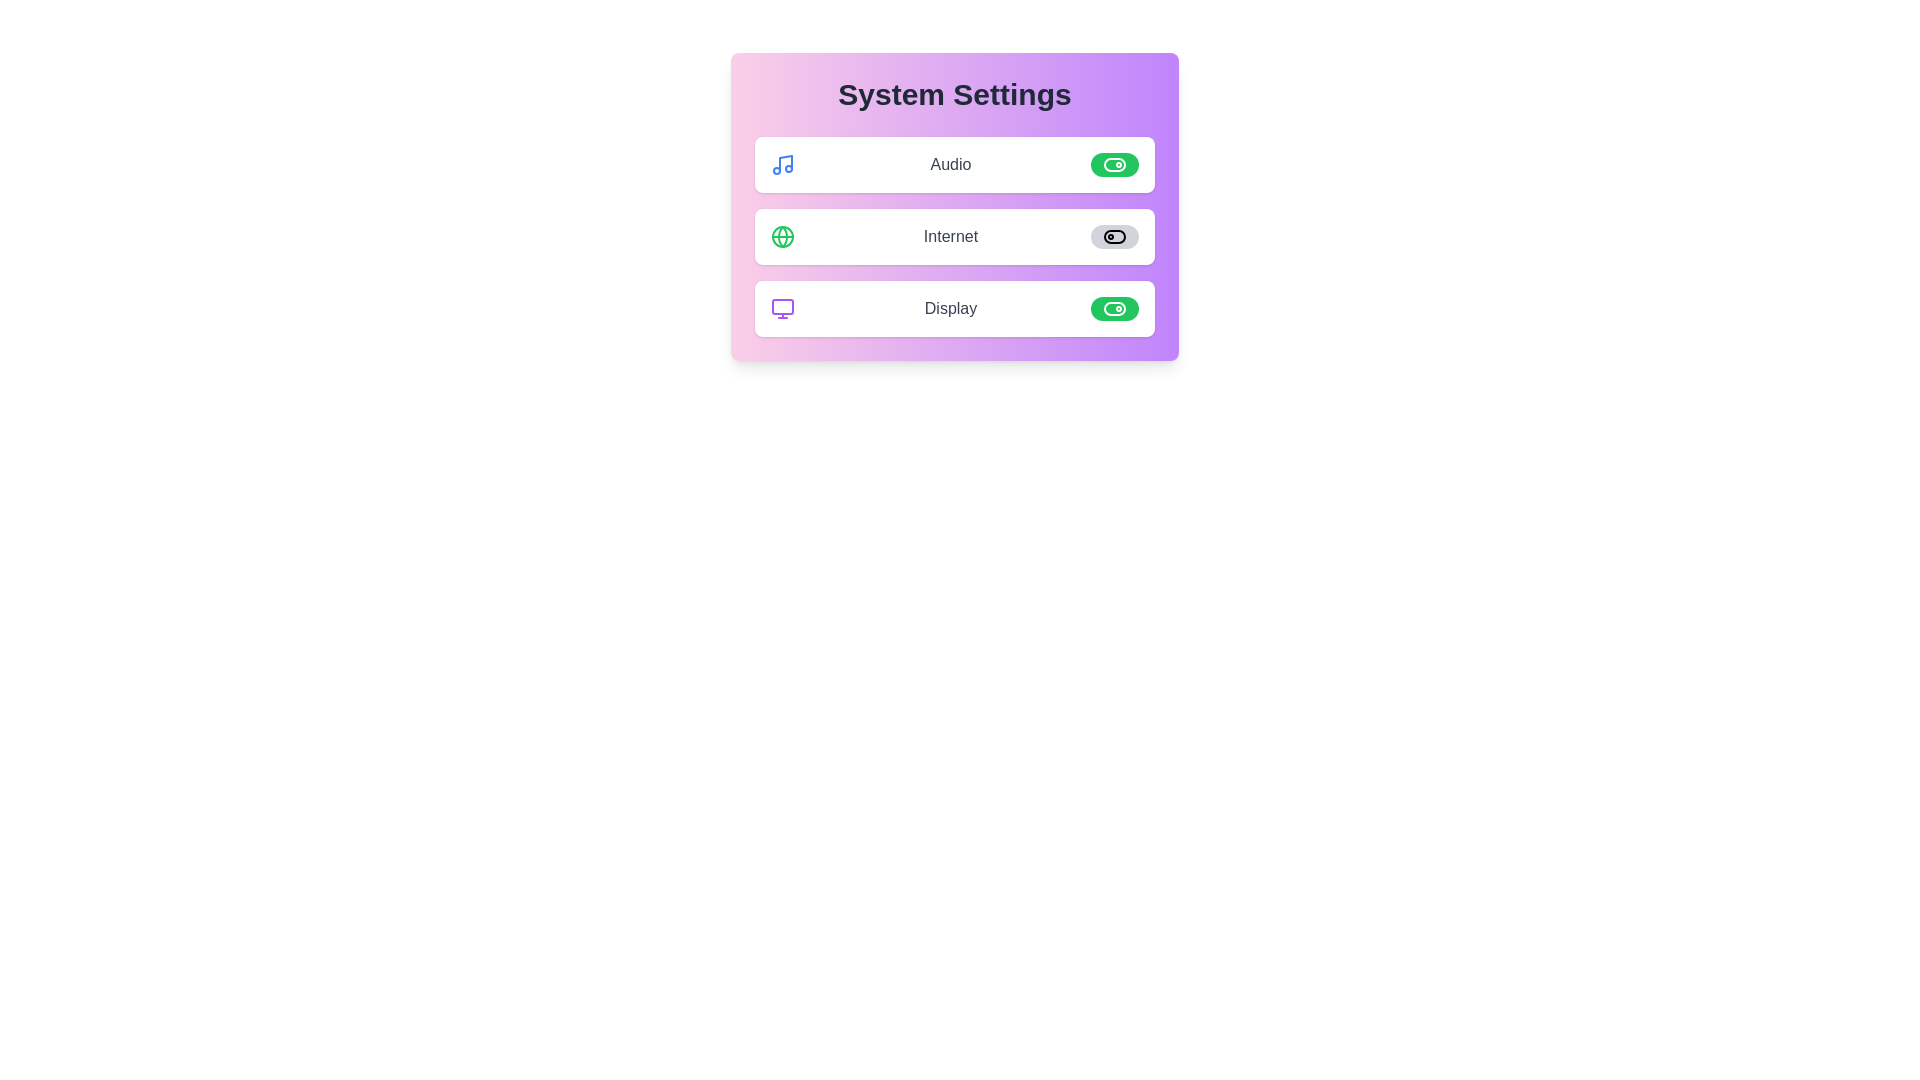  I want to click on the toggle button located in the second row of the settings panel, adjacent to the 'Internet' label, so click(1113, 235).